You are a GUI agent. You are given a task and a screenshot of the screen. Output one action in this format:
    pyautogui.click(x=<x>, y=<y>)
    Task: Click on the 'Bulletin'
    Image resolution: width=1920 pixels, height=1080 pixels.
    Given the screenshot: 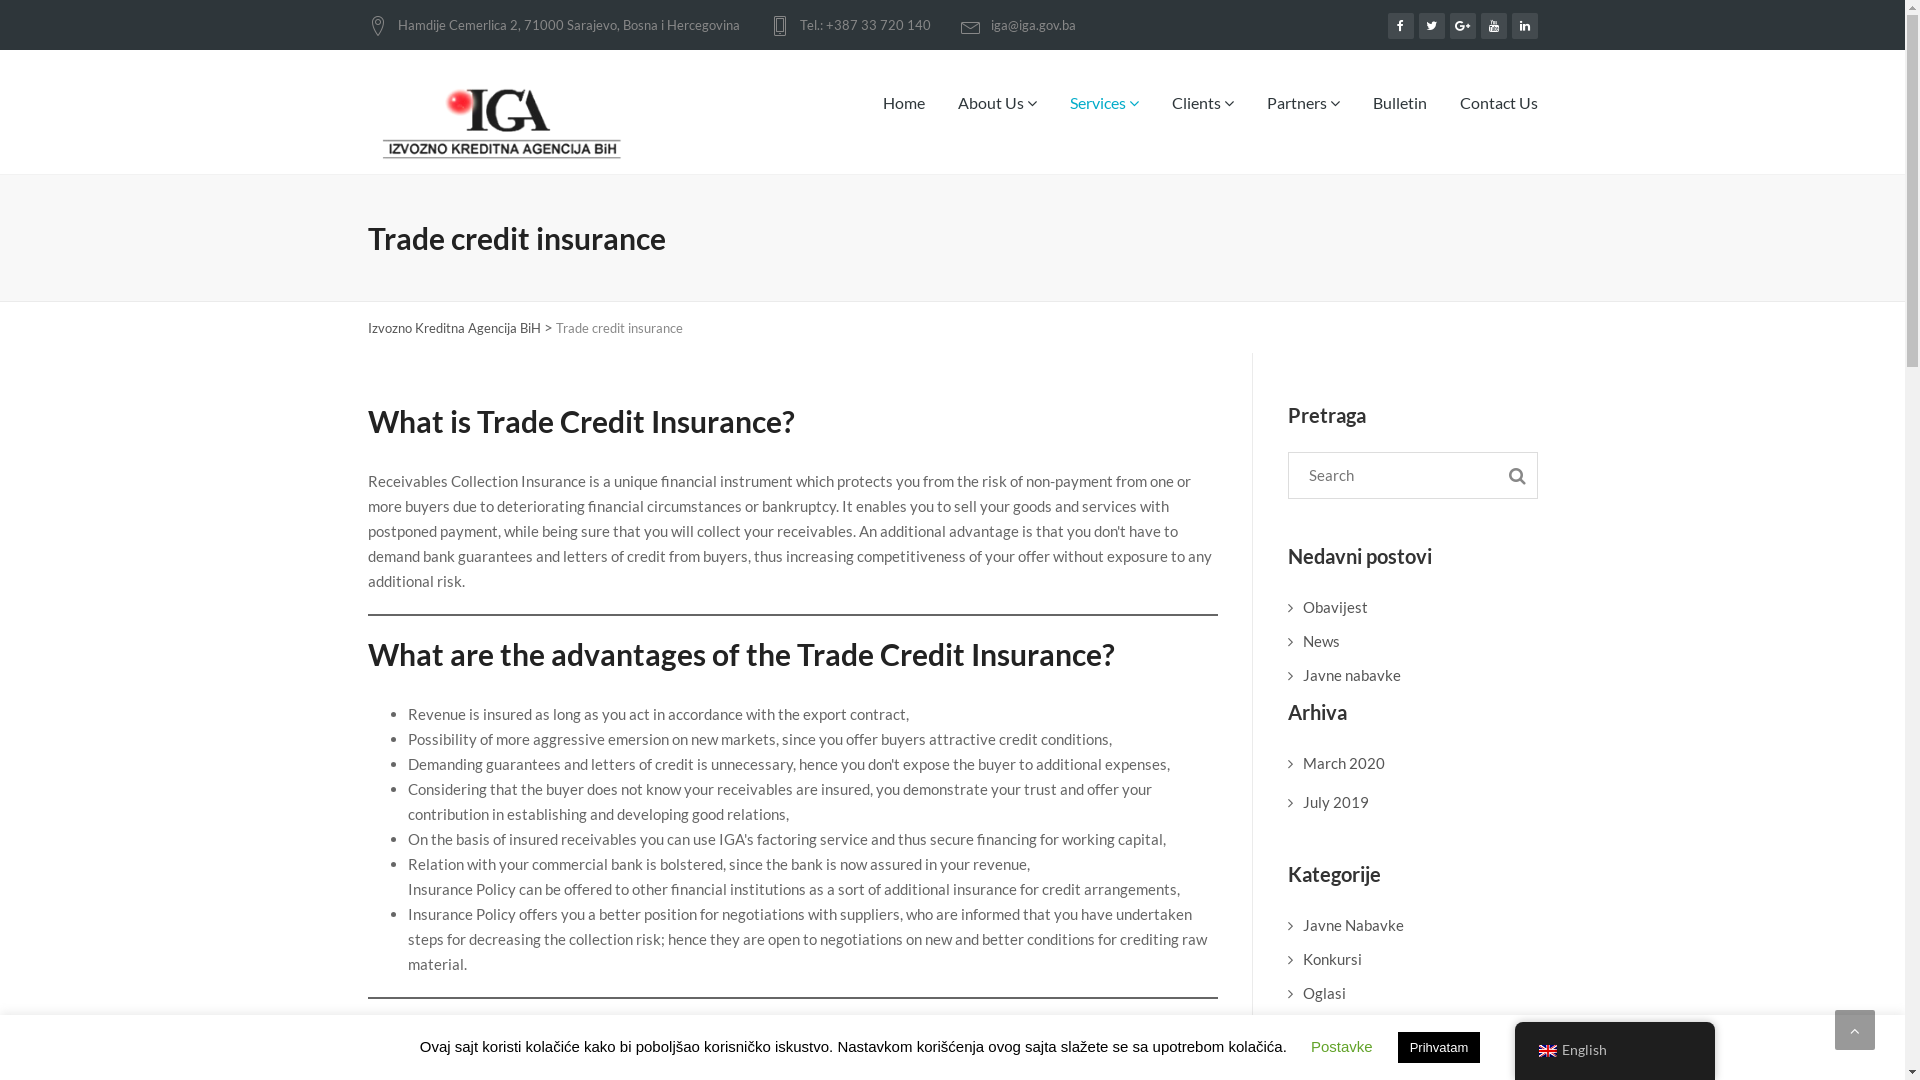 What is the action you would take?
    pyautogui.click(x=1399, y=118)
    